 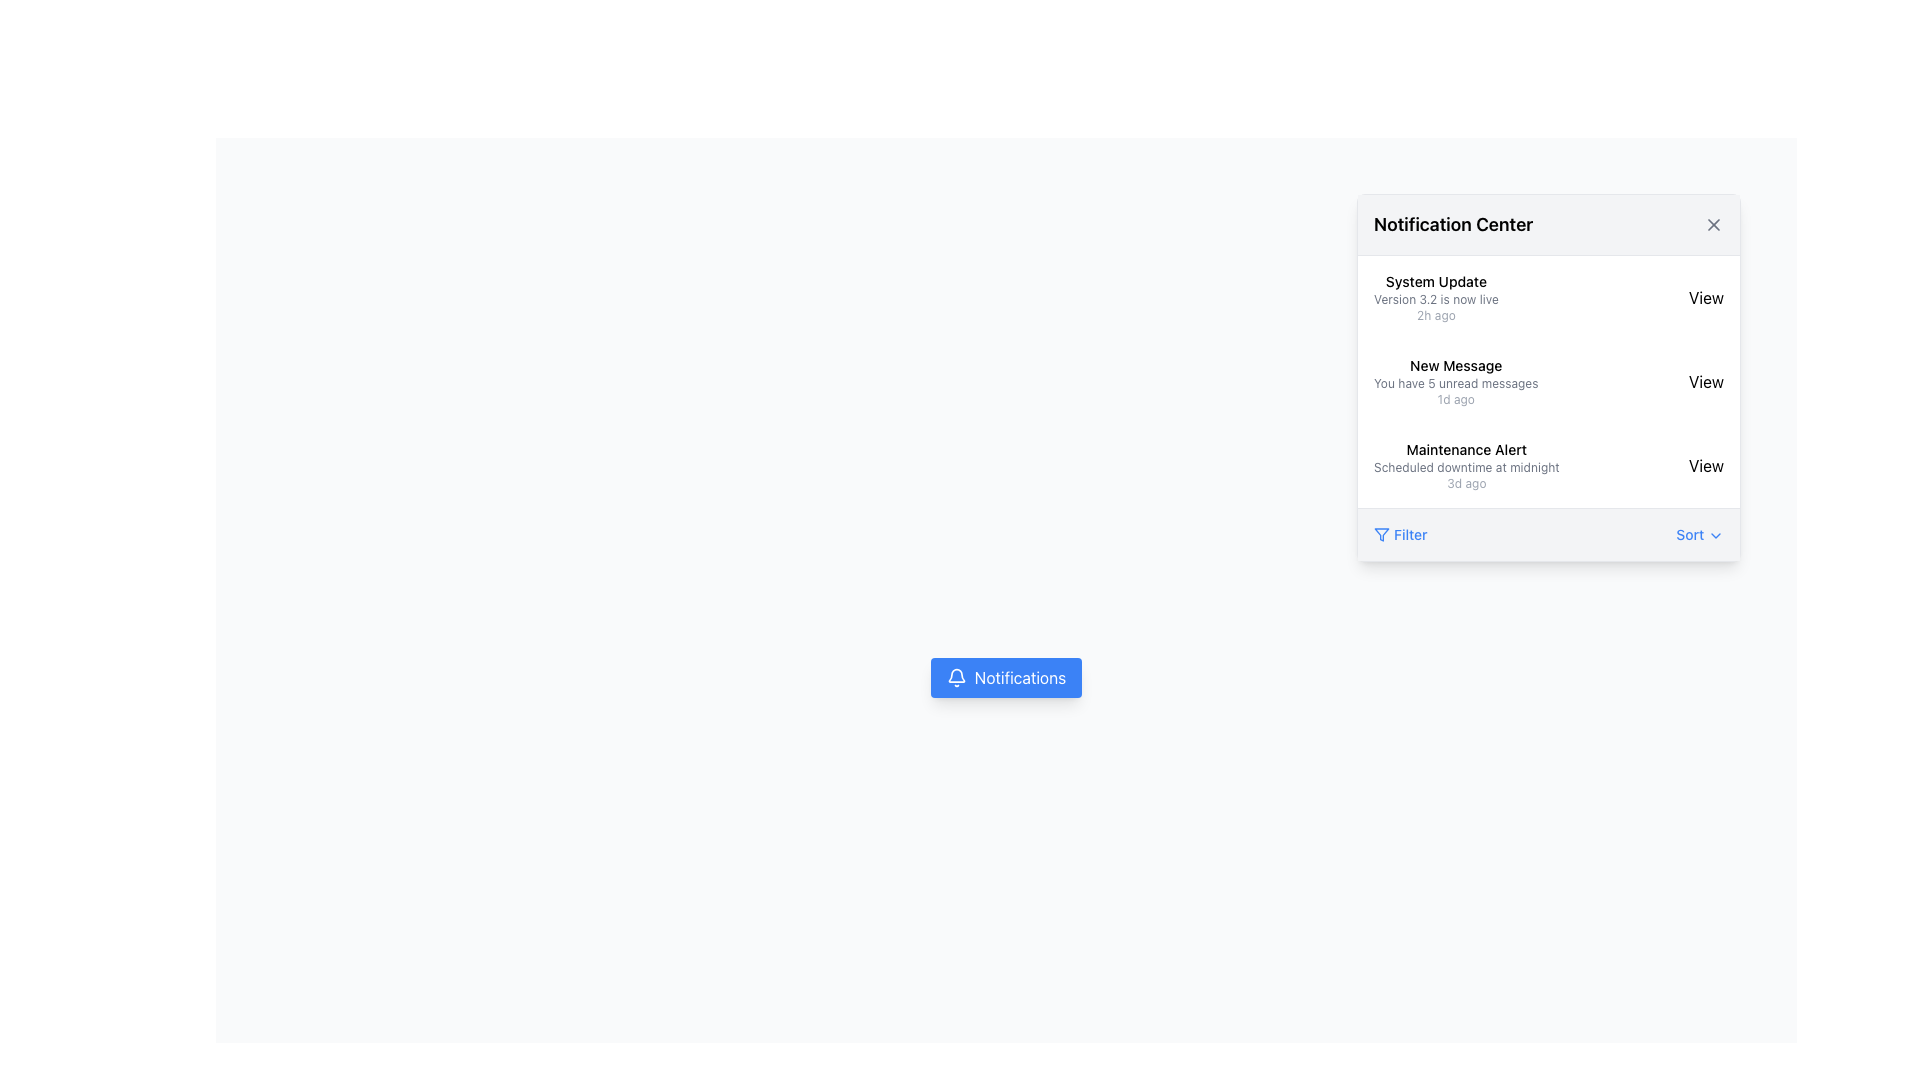 What do you see at coordinates (1381, 534) in the screenshot?
I see `the filtering icon located in the footer row of the notification panel, next to the 'Filter' label to initiate filtering` at bounding box center [1381, 534].